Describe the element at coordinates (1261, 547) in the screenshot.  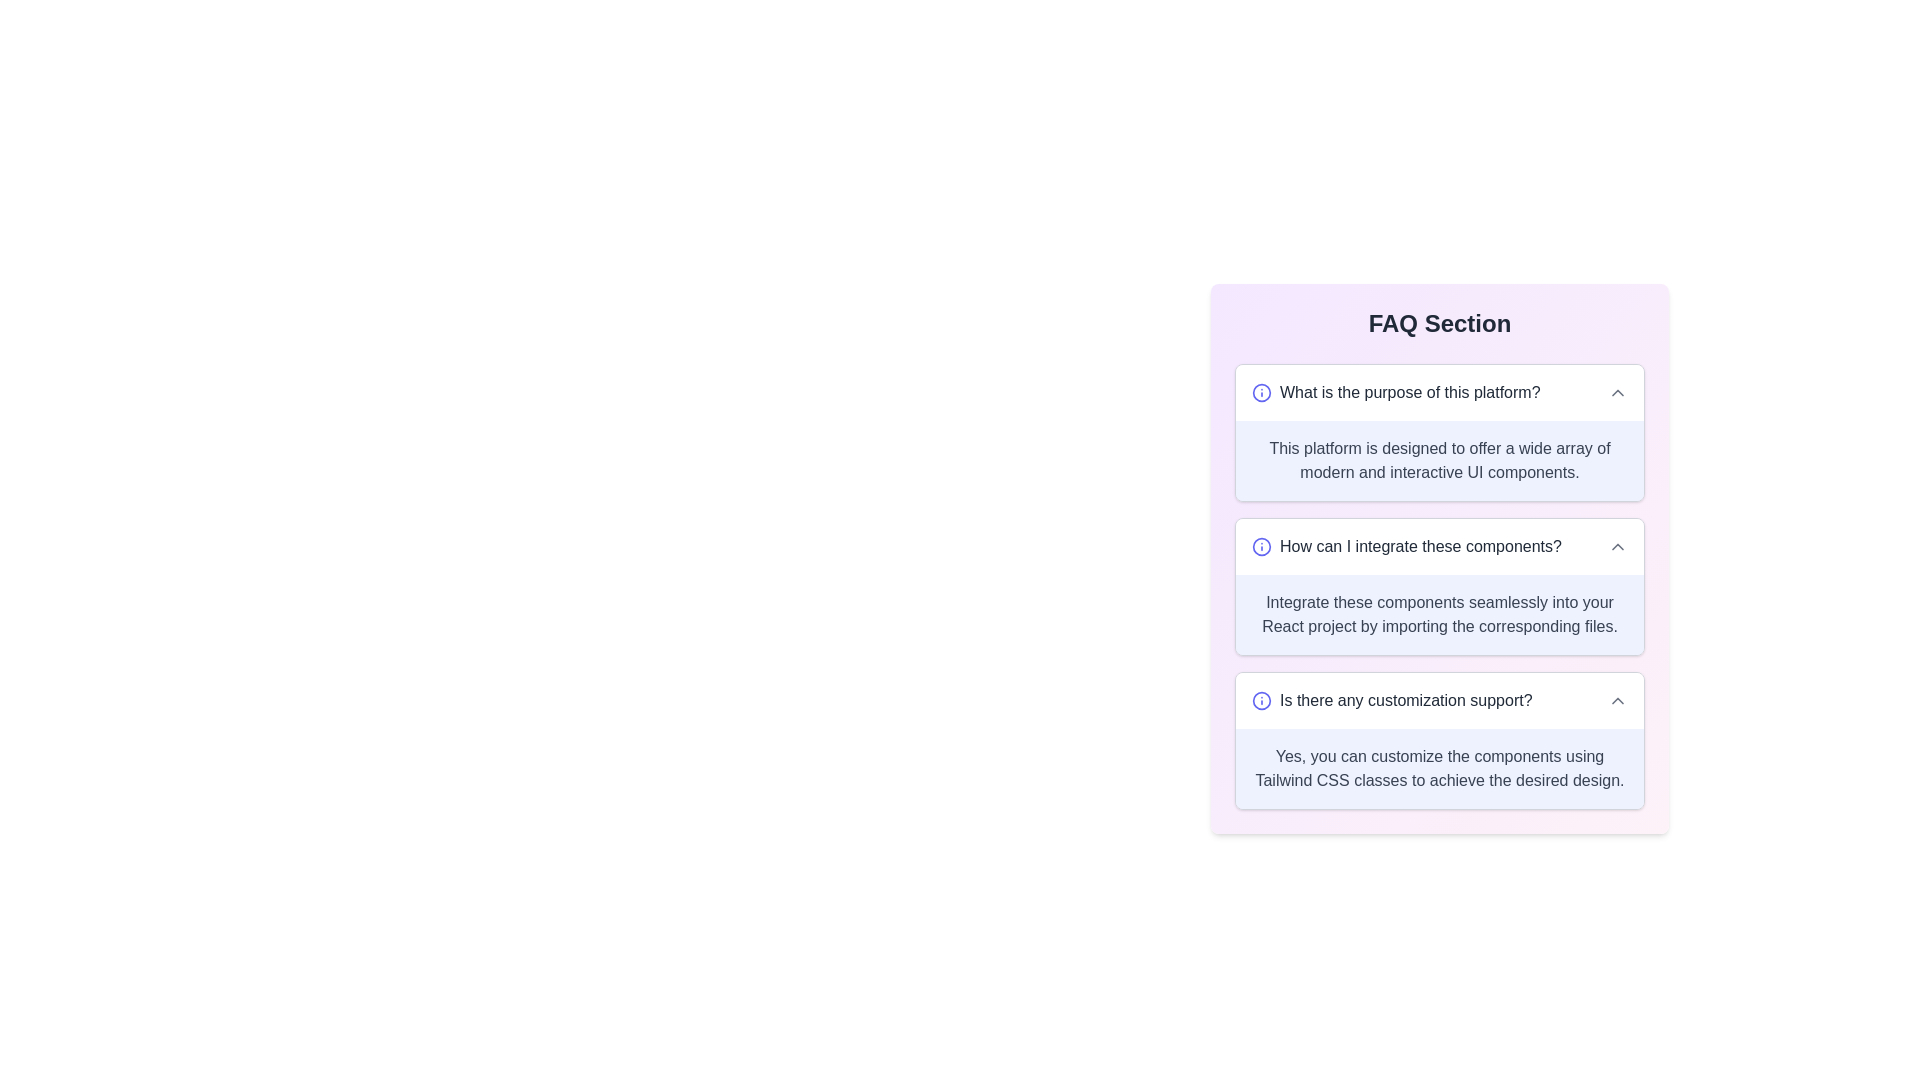
I see `the circular SVG shape located to the left of the expanded FAQ entry titled 'How can I integrate these components?'` at that location.